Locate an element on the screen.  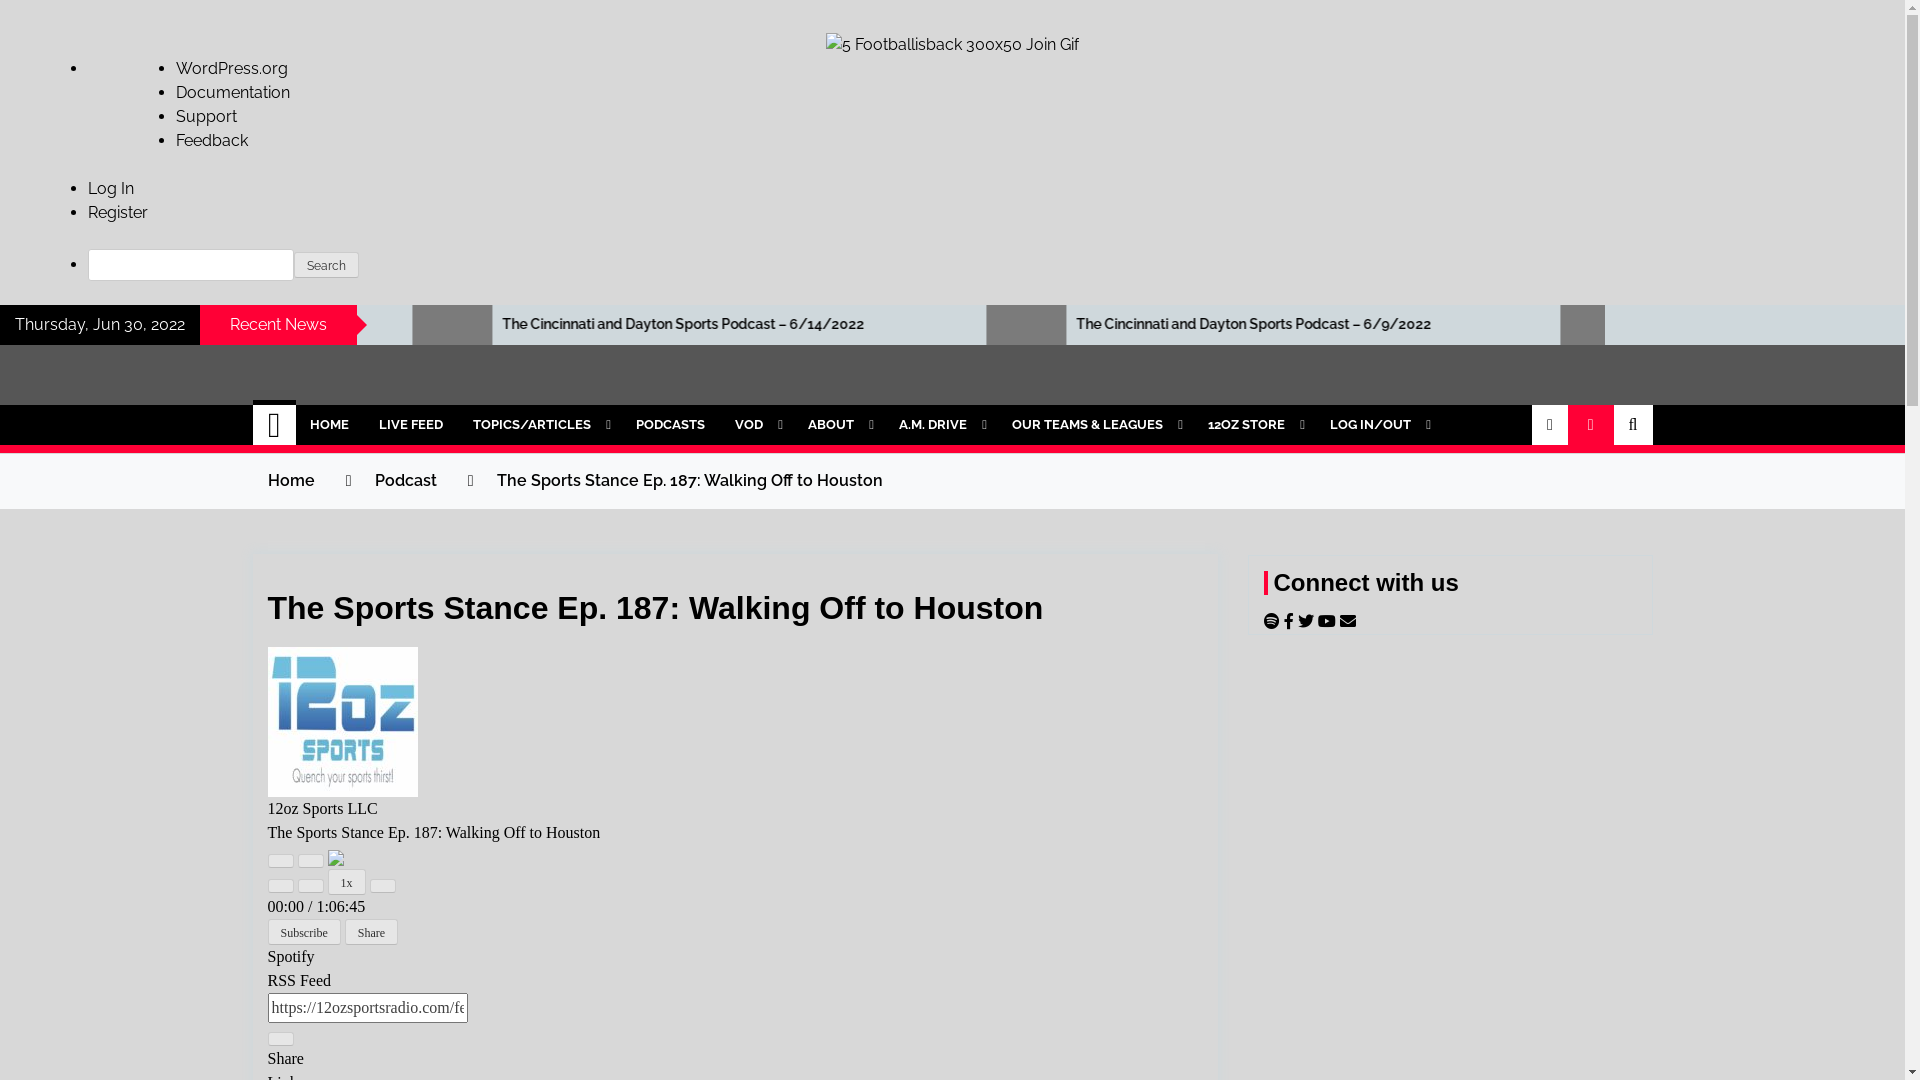
'Home' is located at coordinates (290, 480).